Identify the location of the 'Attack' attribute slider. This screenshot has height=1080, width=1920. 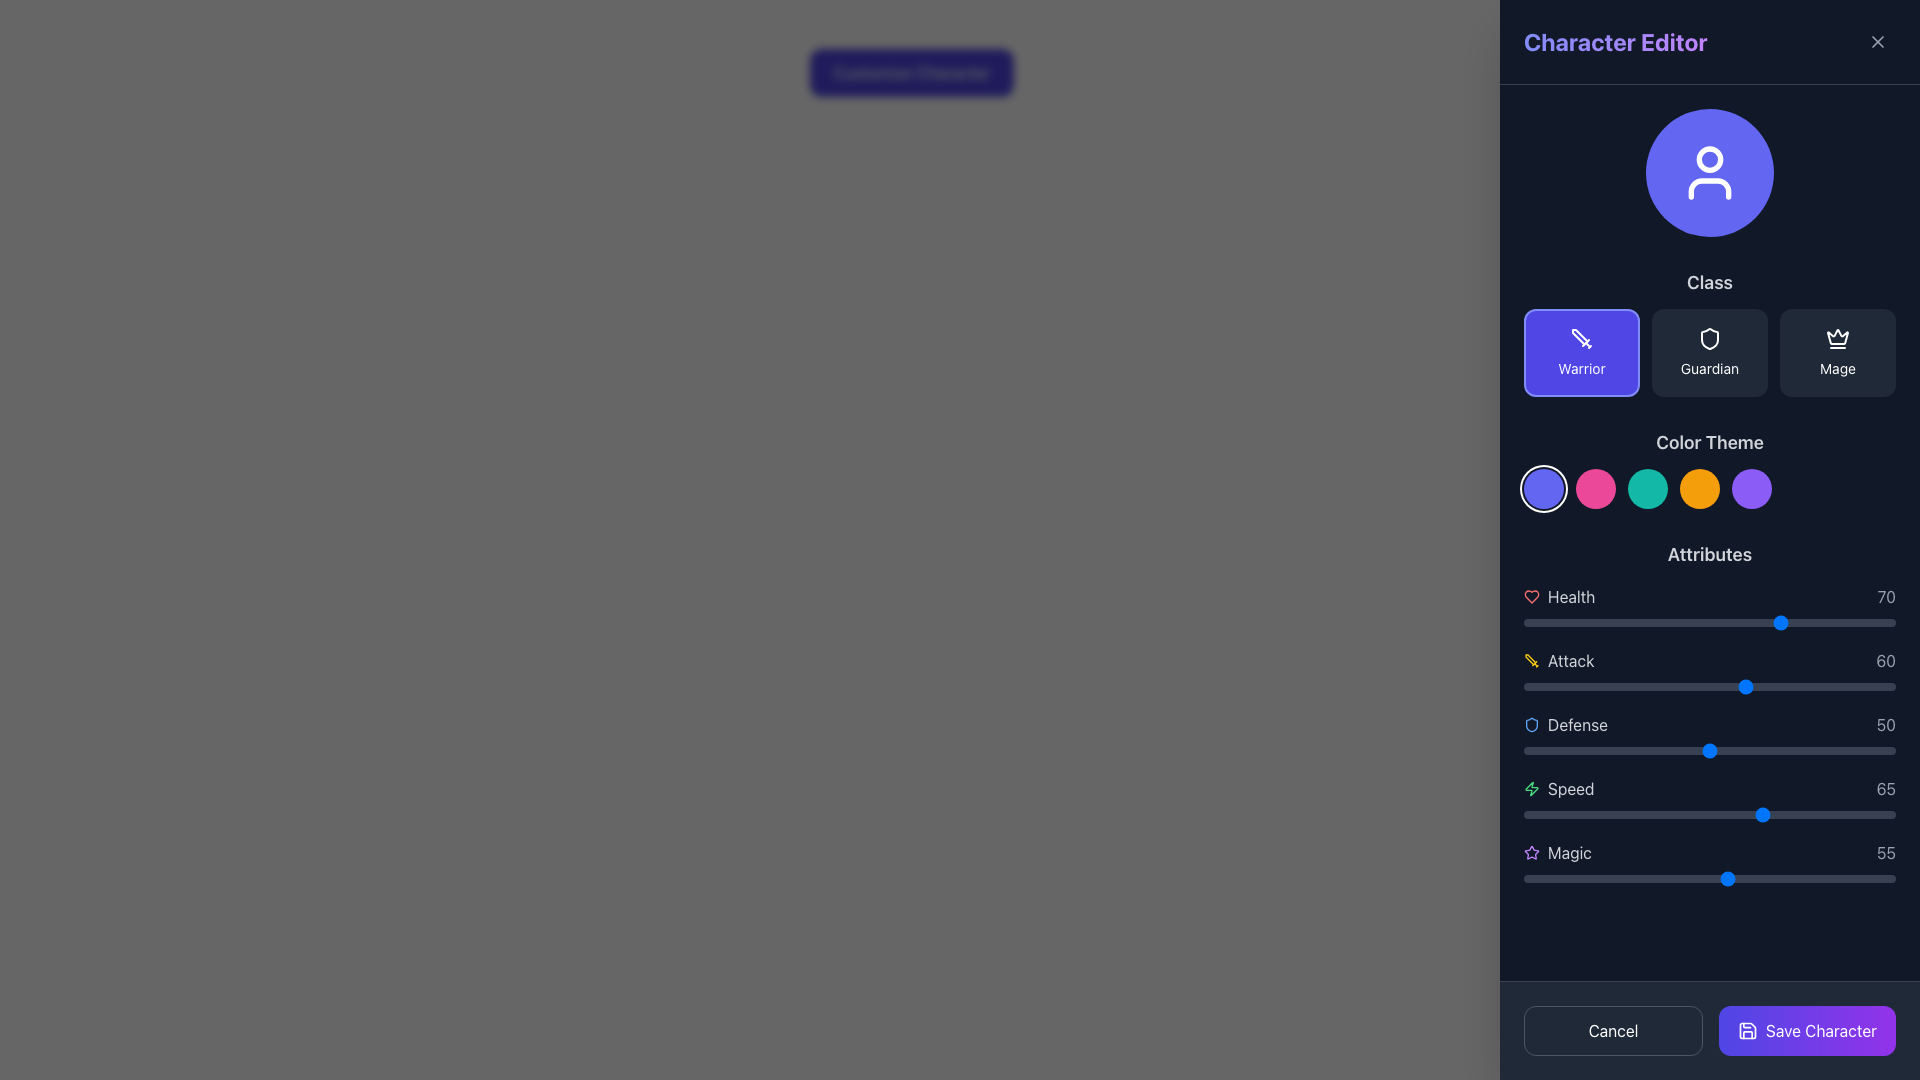
(1680, 685).